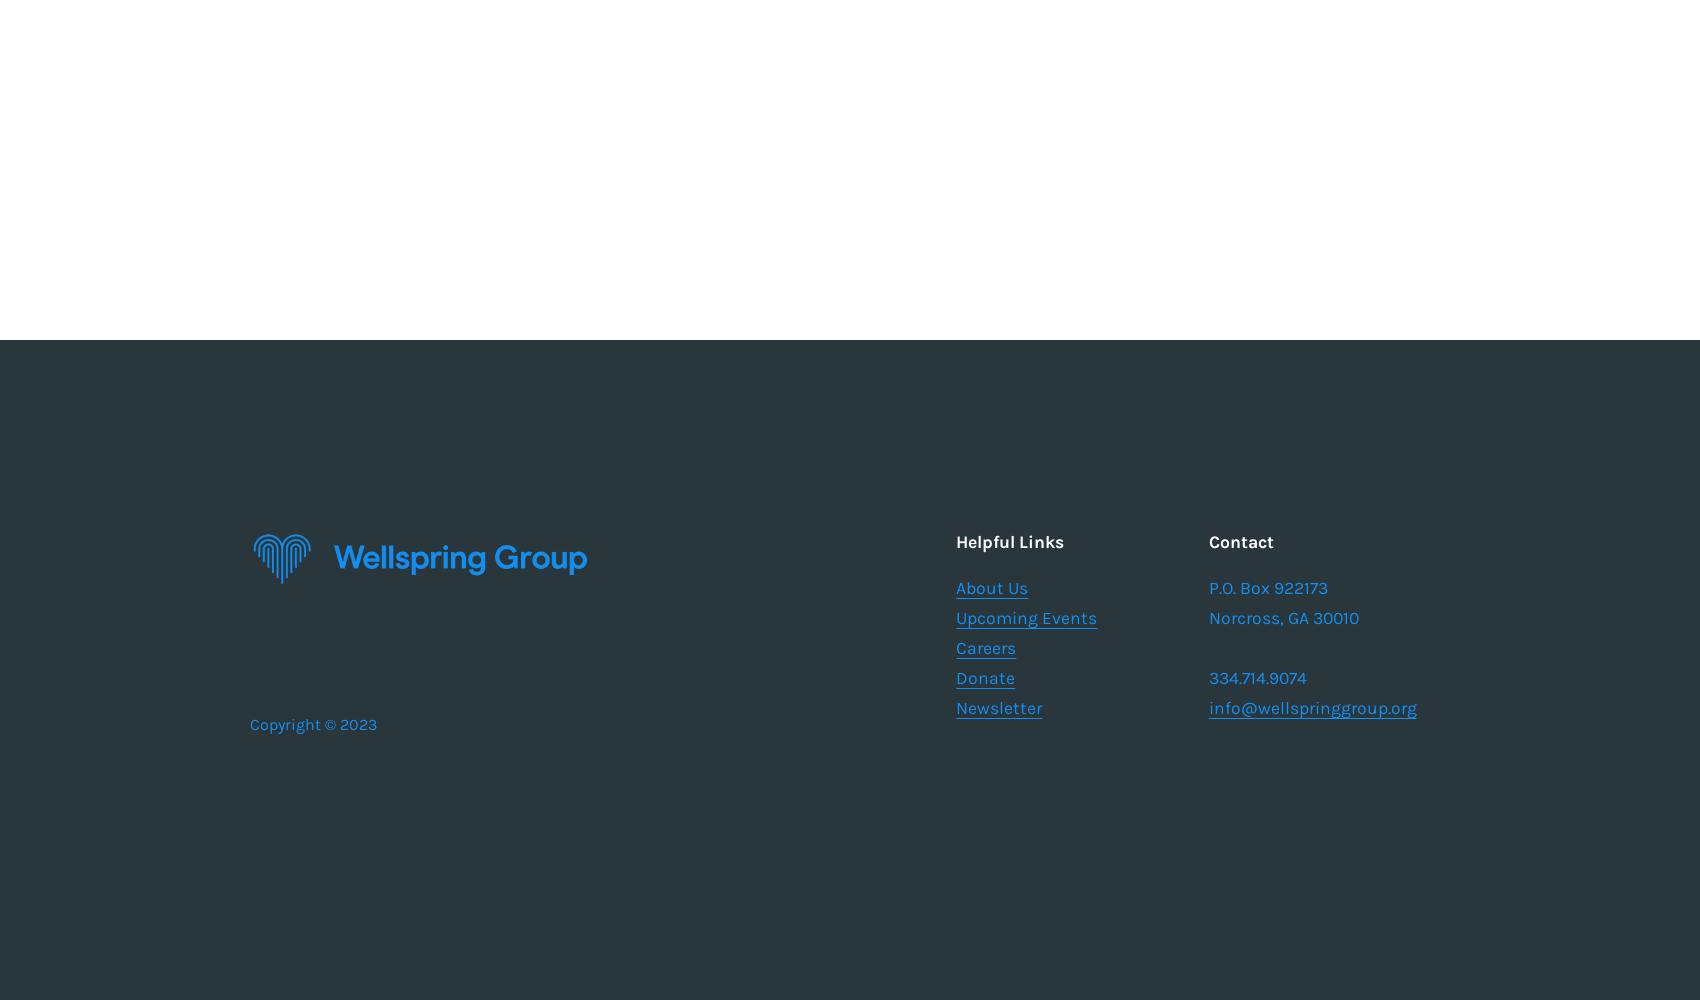  I want to click on 'Newsletter', so click(997, 706).